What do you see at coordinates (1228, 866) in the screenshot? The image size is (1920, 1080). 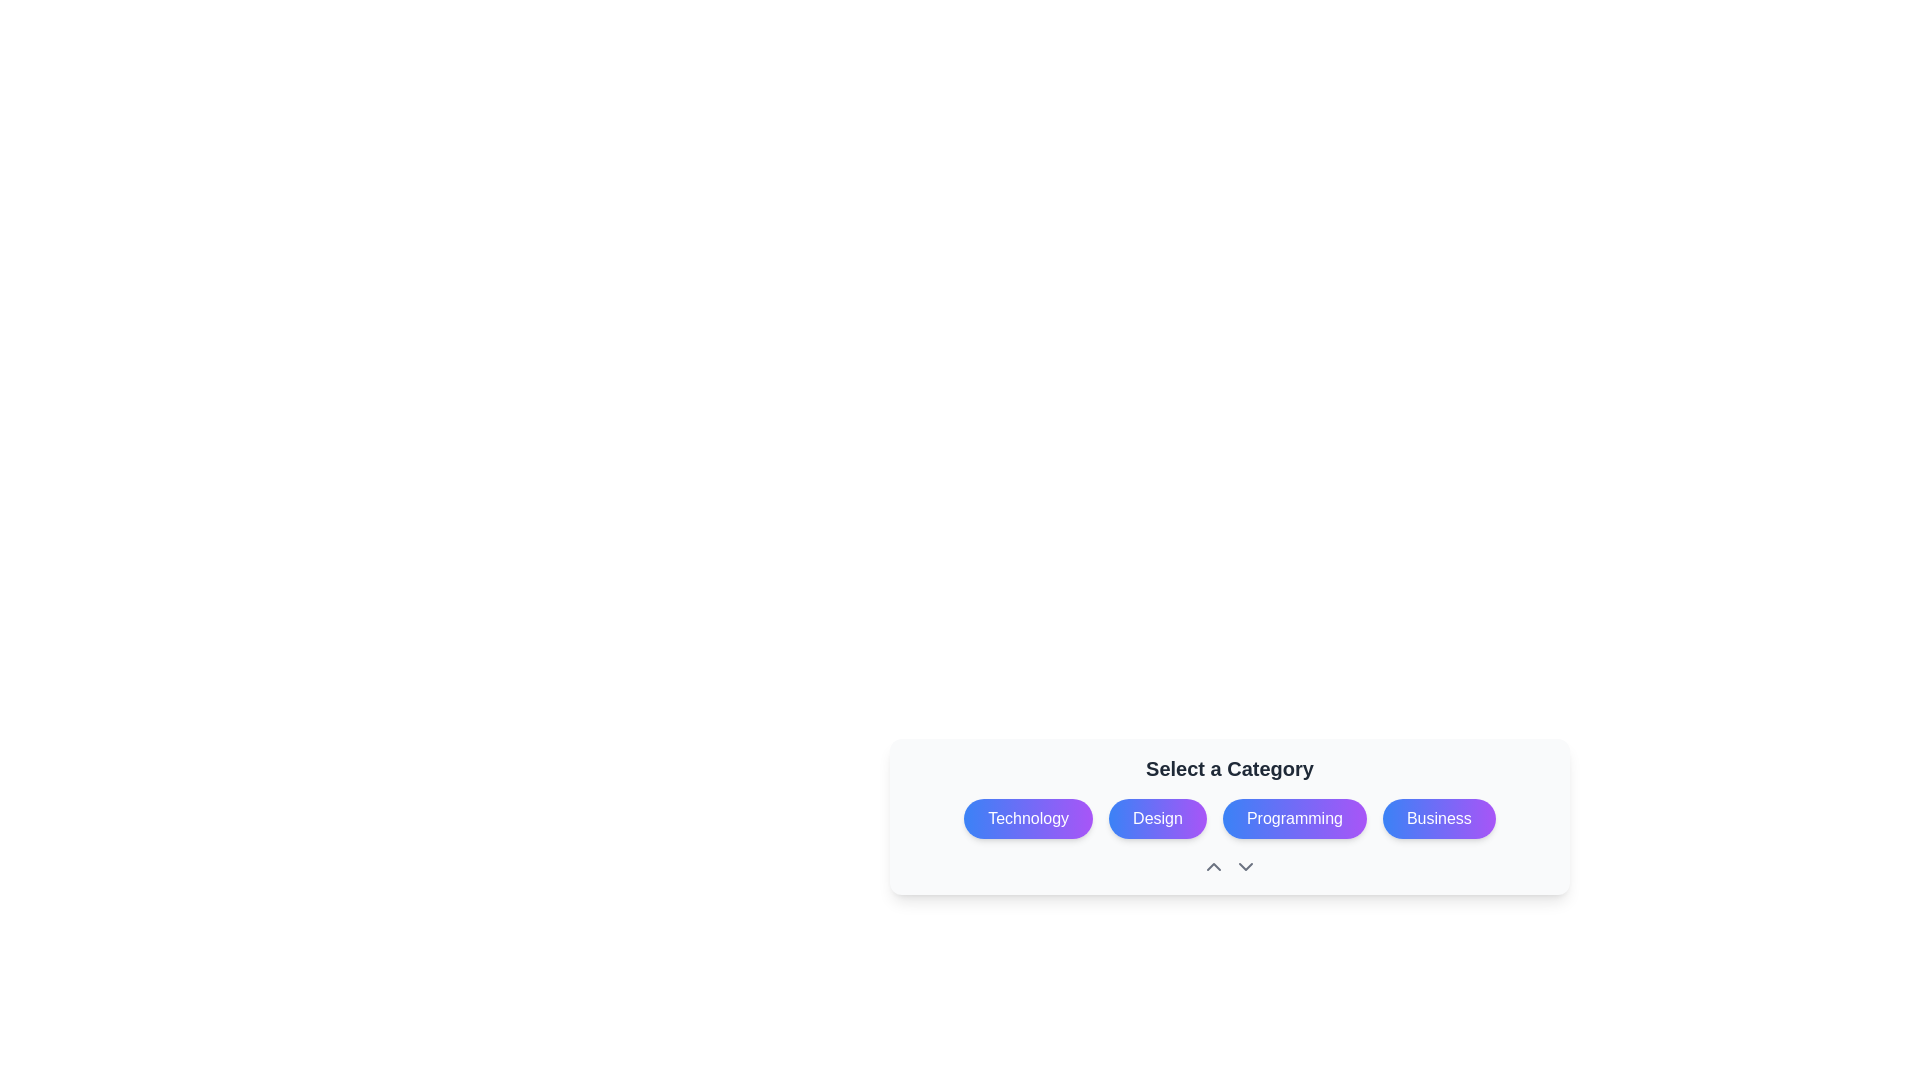 I see `the downward arrow of the Control component located at the bottom center of the card section below 'Select a Category'` at bounding box center [1228, 866].